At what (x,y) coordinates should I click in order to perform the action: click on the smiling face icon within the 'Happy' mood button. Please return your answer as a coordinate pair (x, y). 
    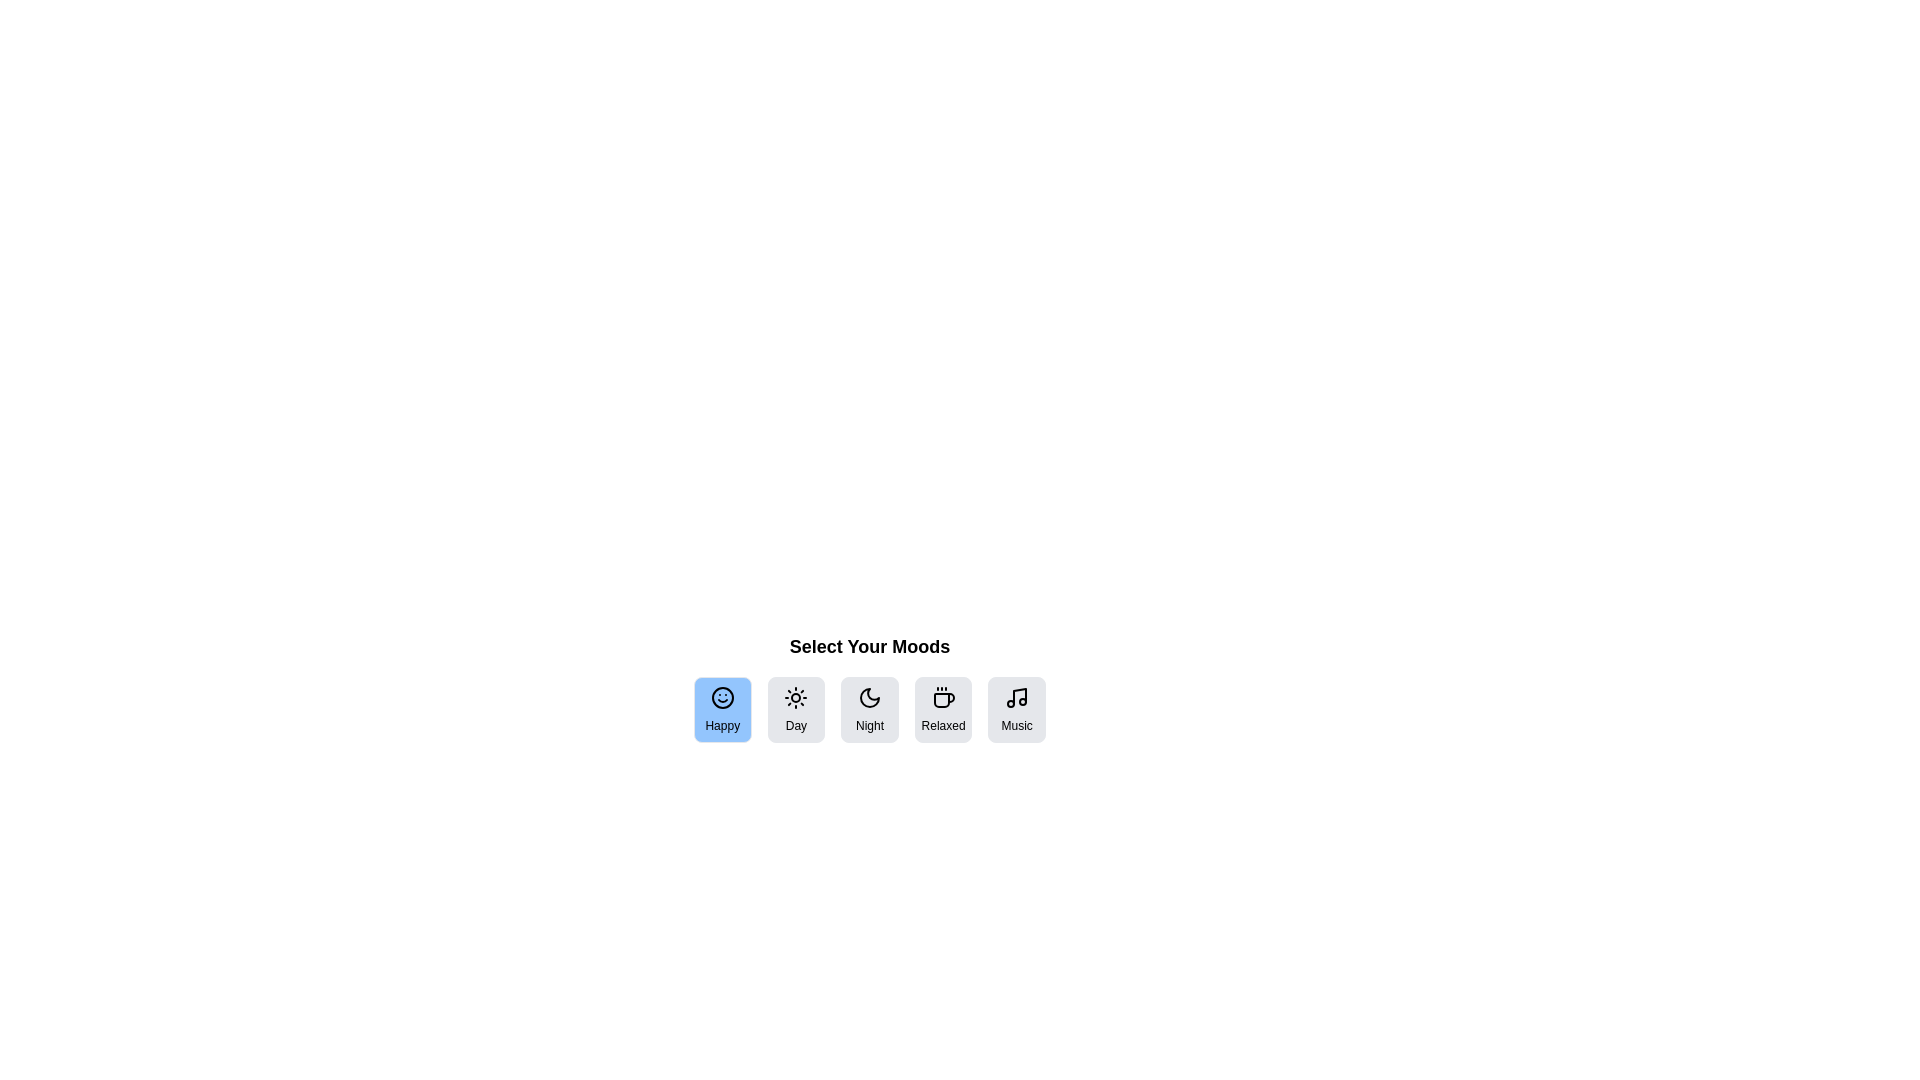
    Looking at the image, I should click on (721, 697).